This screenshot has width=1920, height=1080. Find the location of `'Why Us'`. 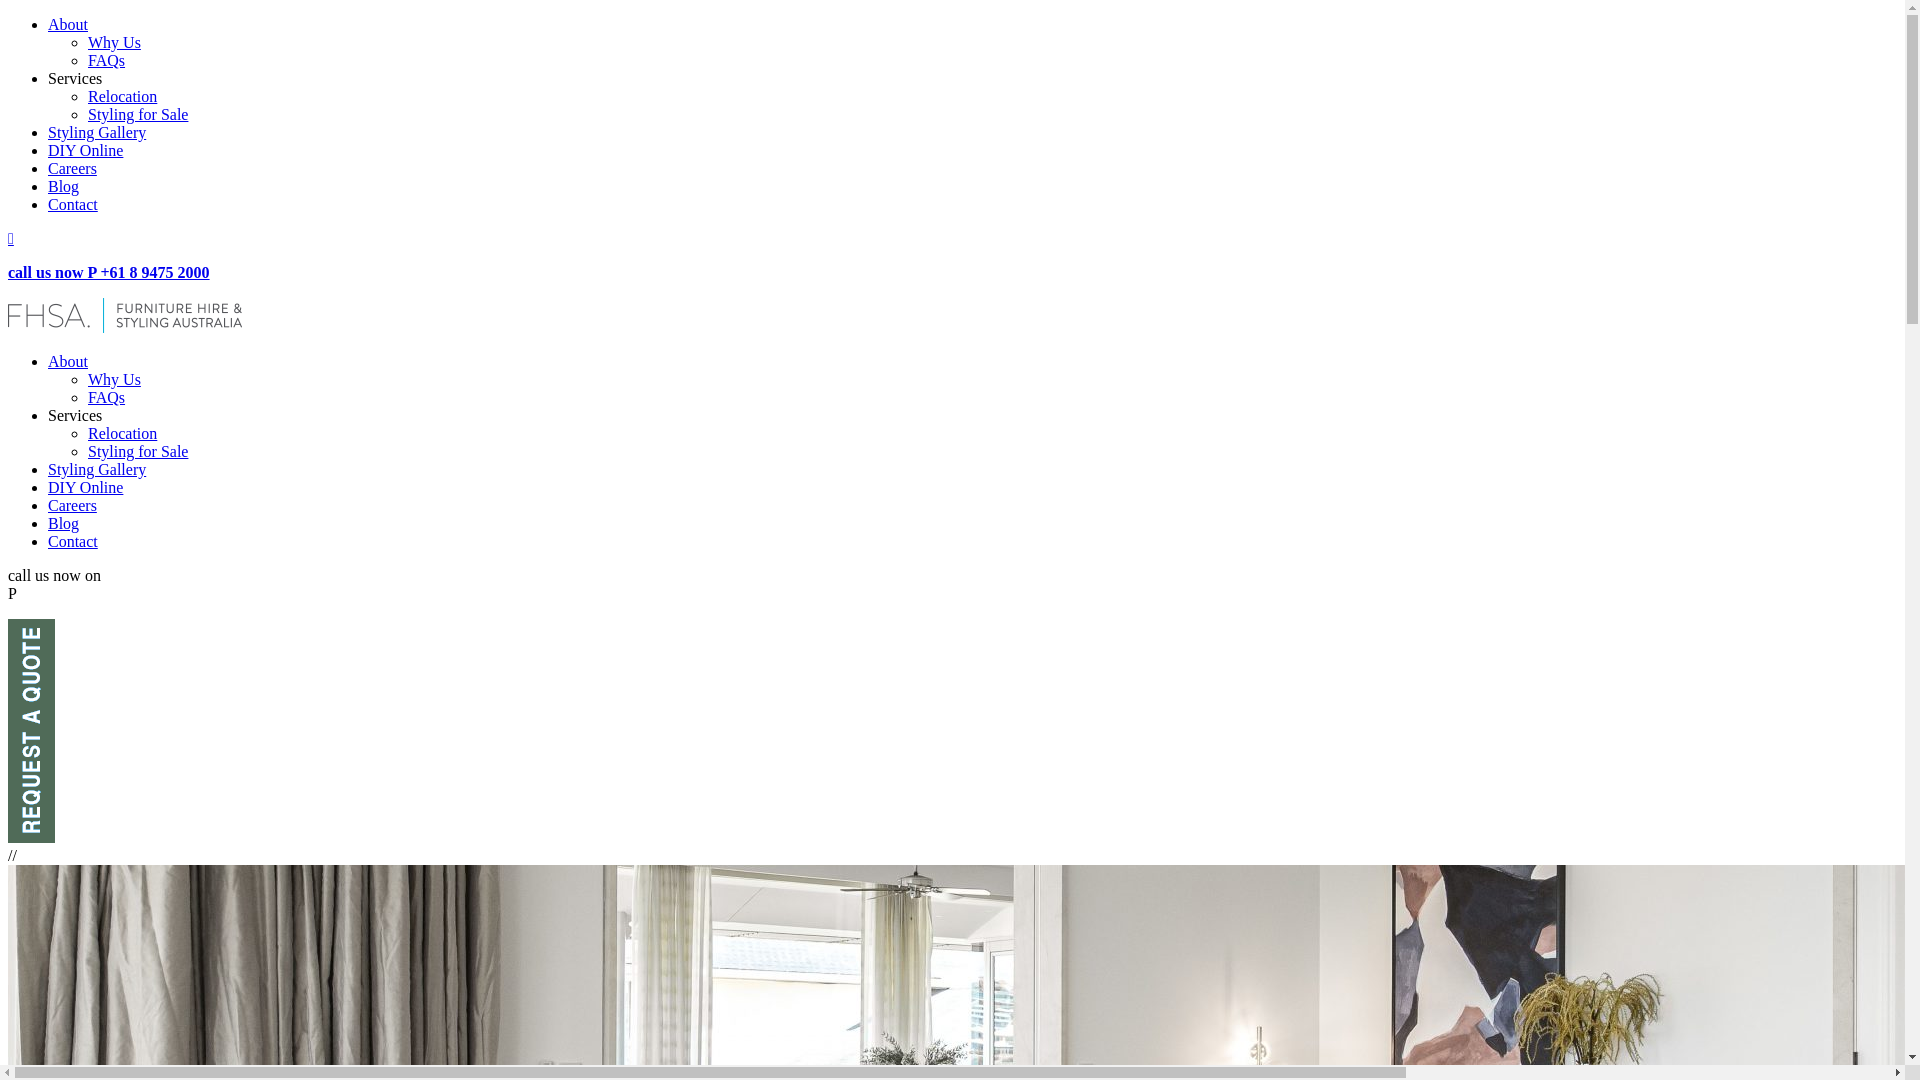

'Why Us' is located at coordinates (113, 379).